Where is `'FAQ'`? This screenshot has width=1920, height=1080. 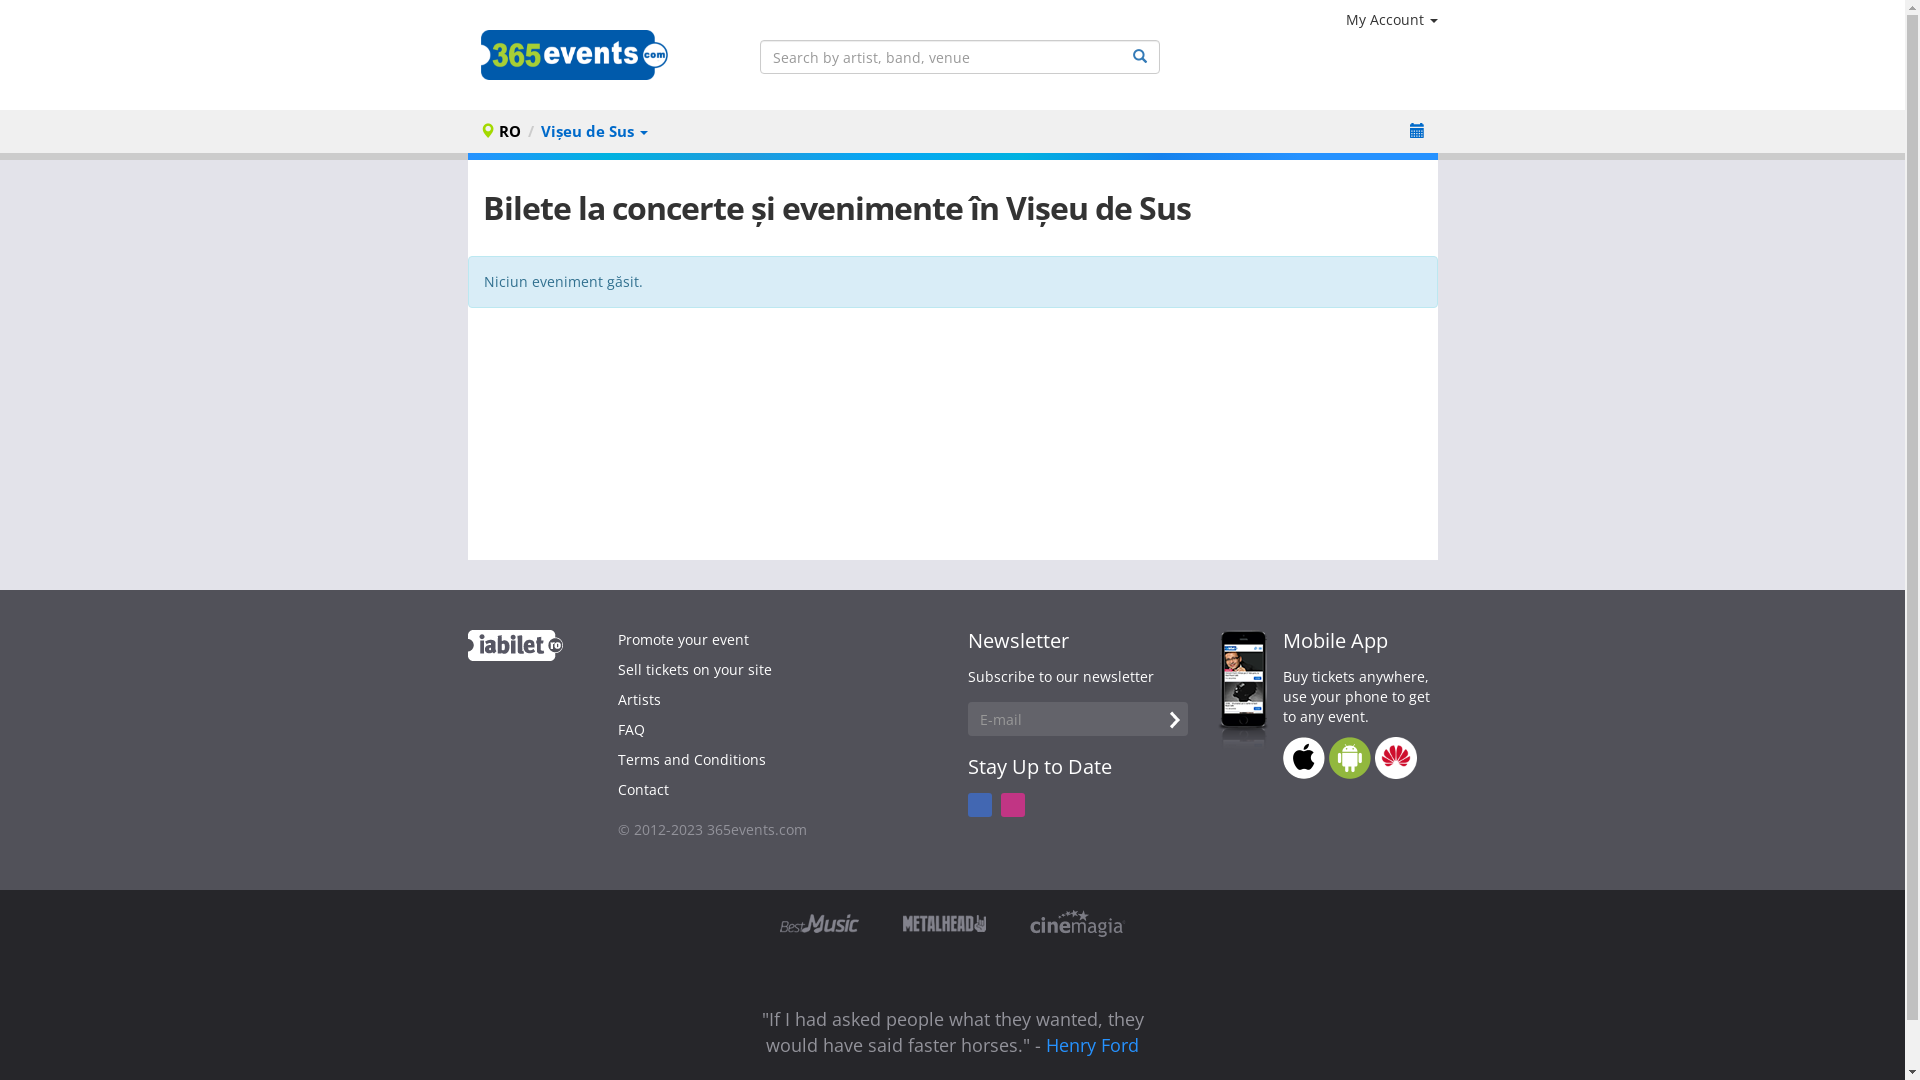 'FAQ' is located at coordinates (630, 729).